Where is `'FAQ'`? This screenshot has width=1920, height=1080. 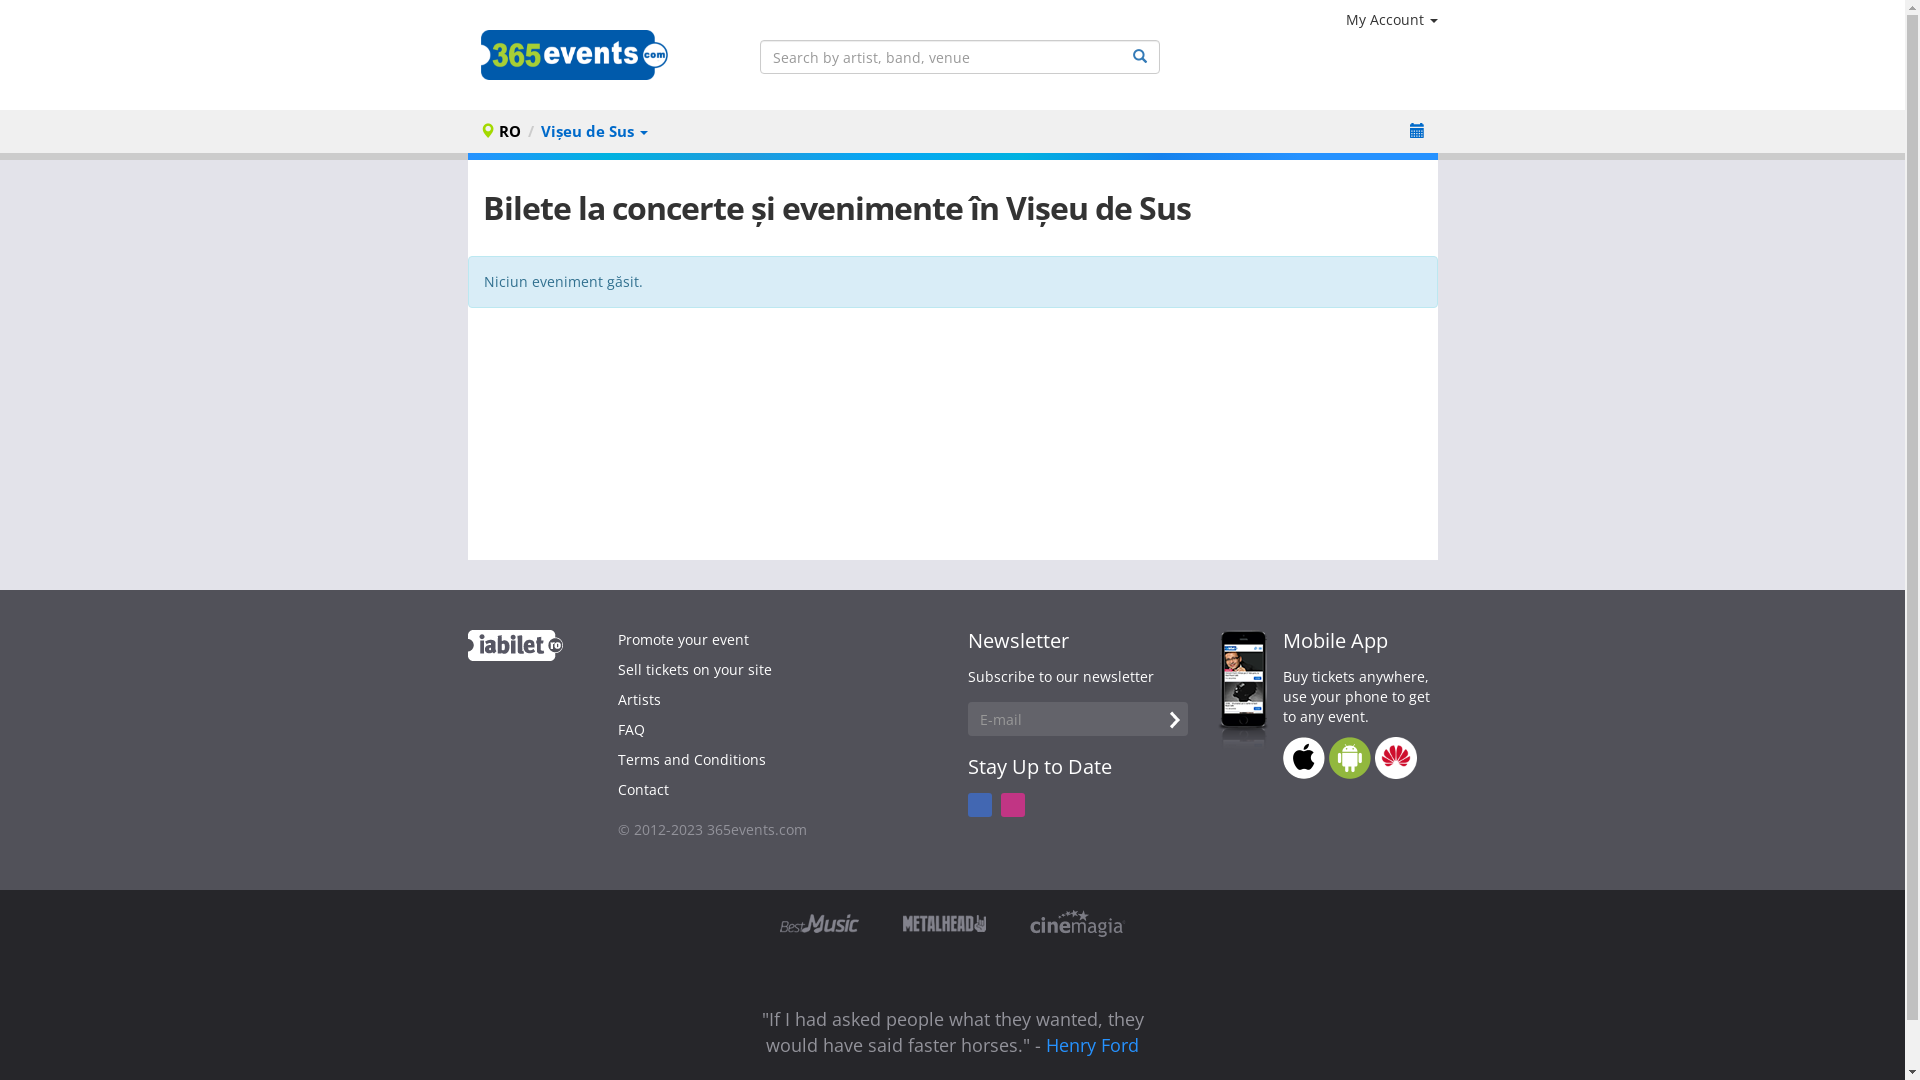 'FAQ' is located at coordinates (630, 729).